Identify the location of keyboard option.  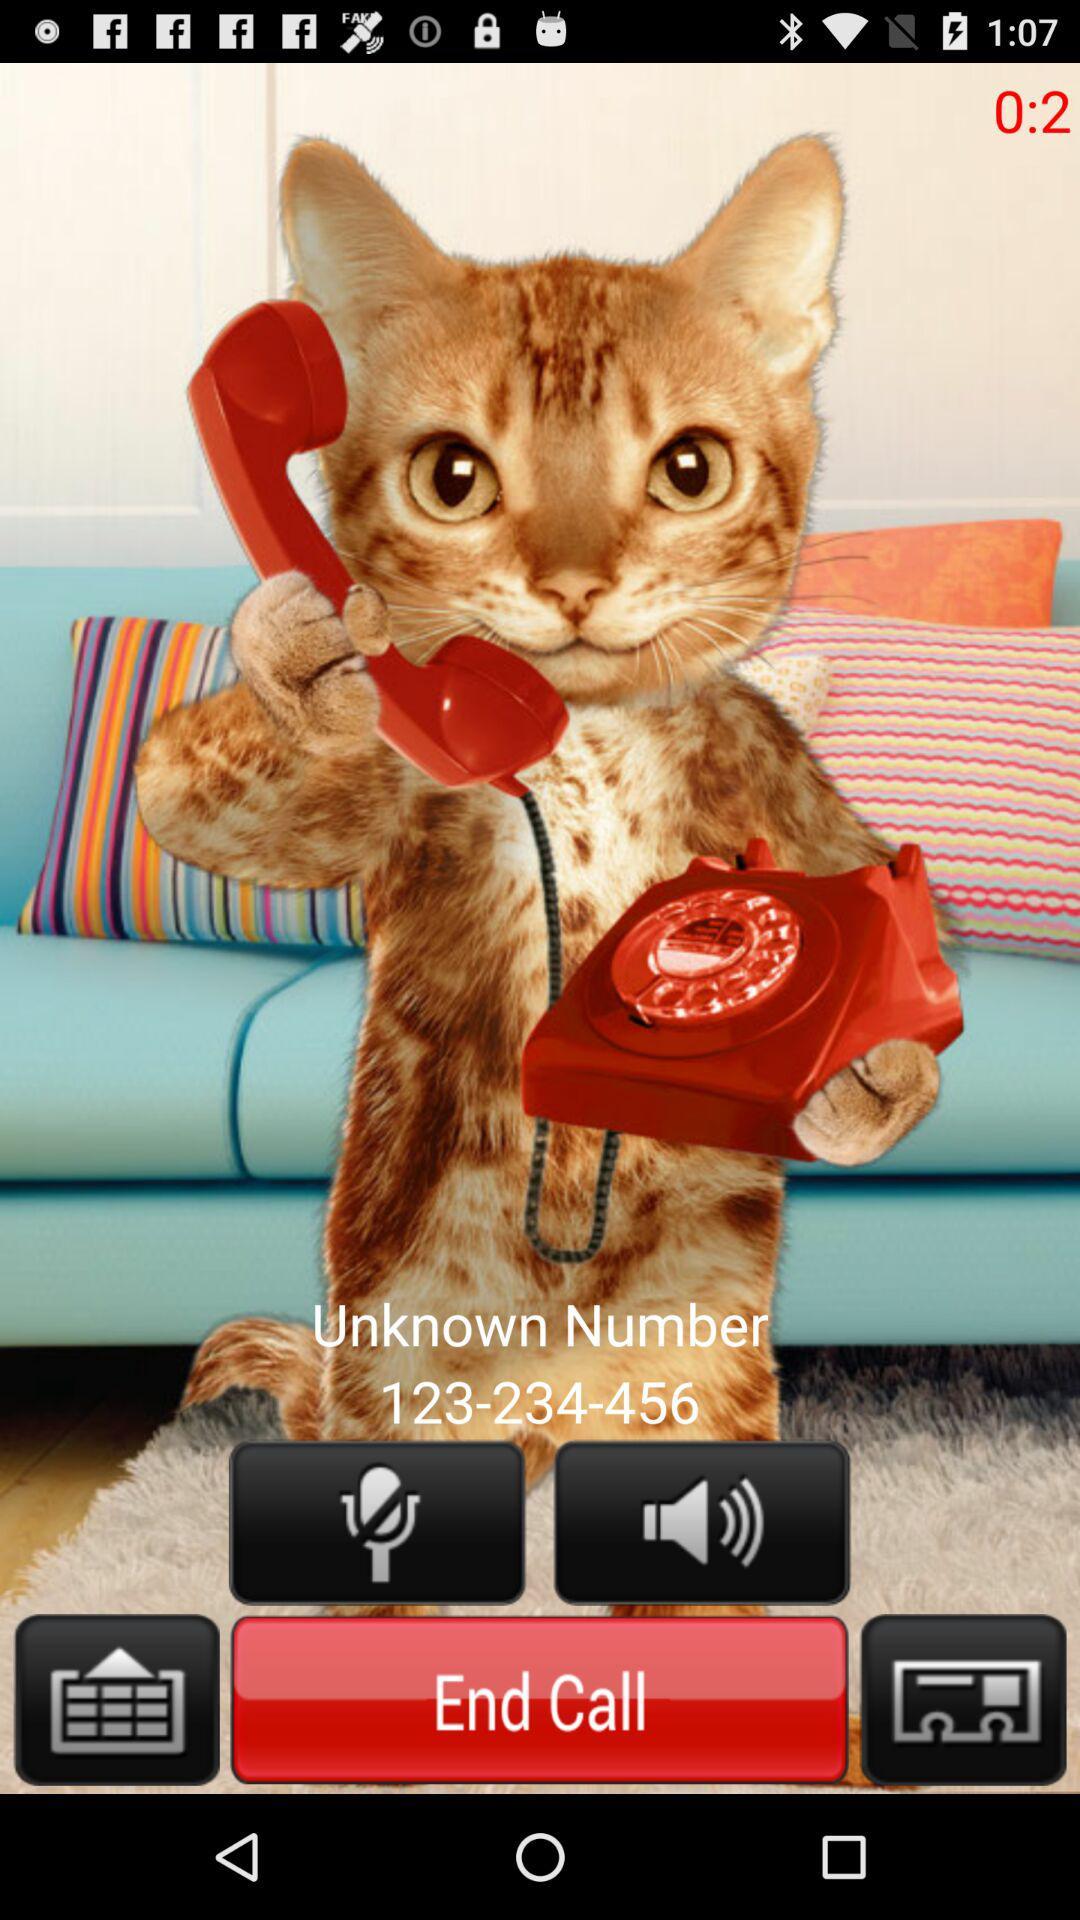
(116, 1698).